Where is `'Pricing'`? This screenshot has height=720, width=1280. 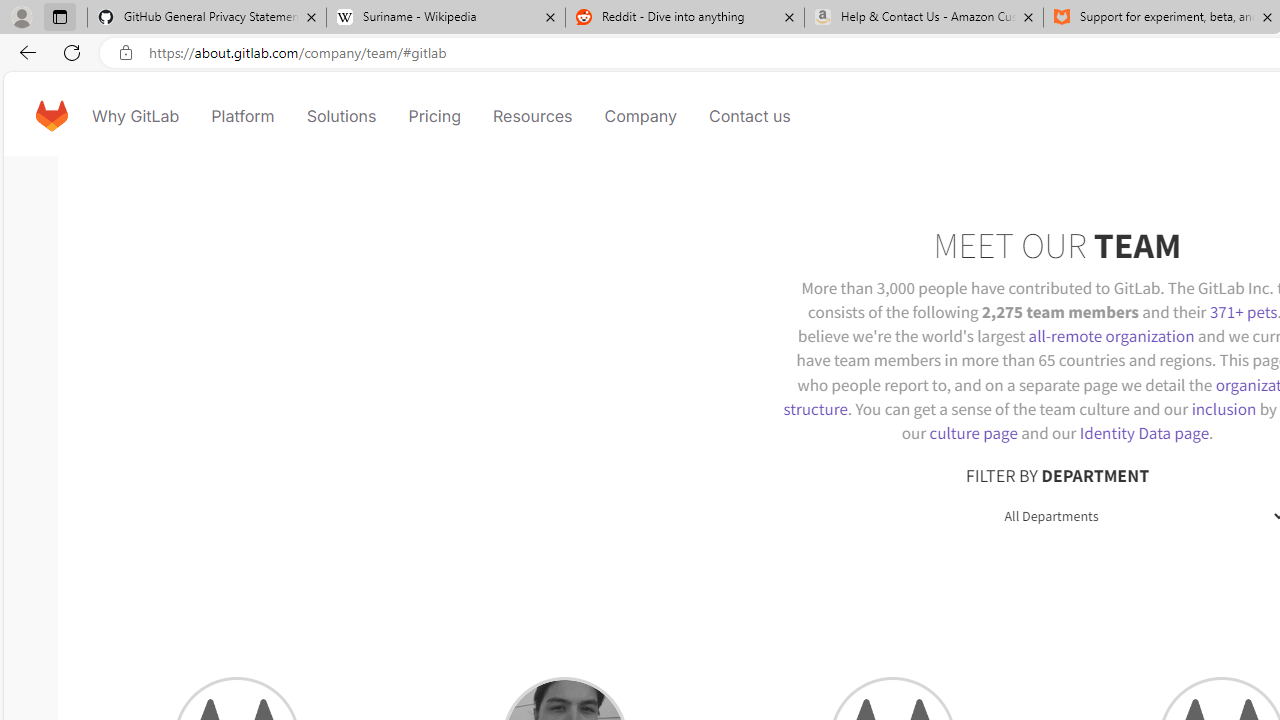 'Pricing' is located at coordinates (432, 115).